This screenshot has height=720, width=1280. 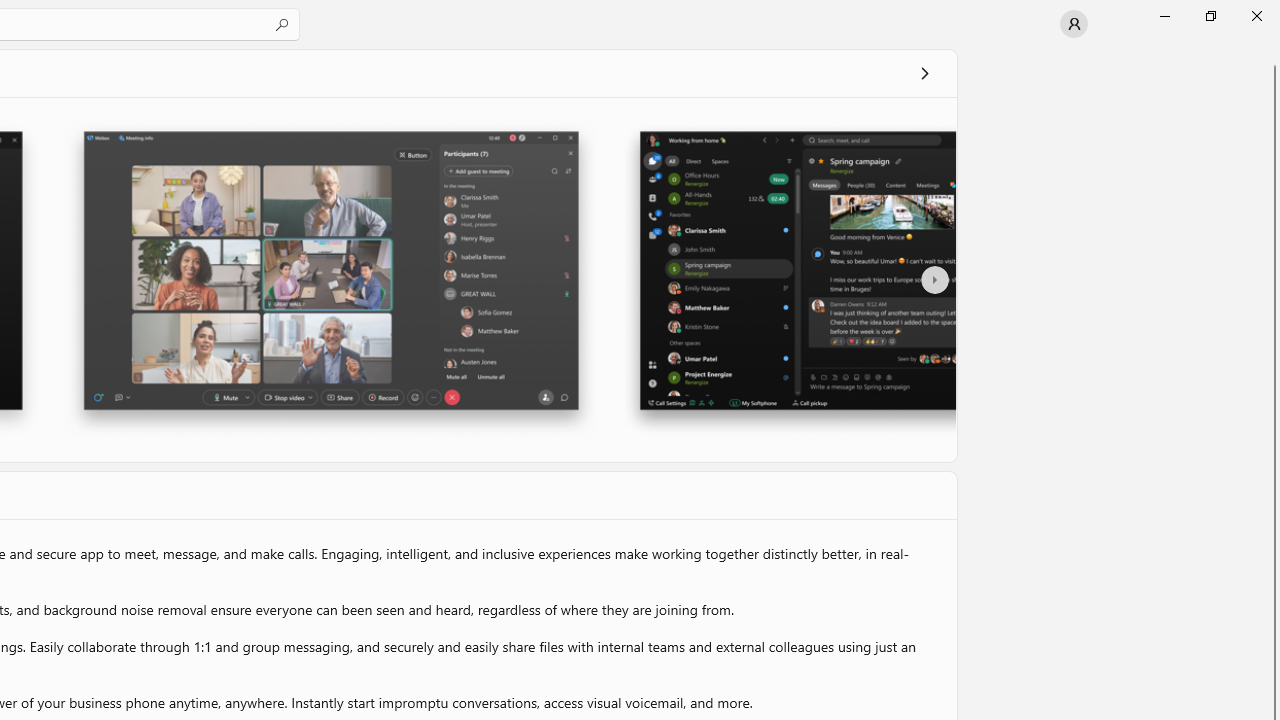 I want to click on 'Minimize Microsoft Store', so click(x=1164, y=15).